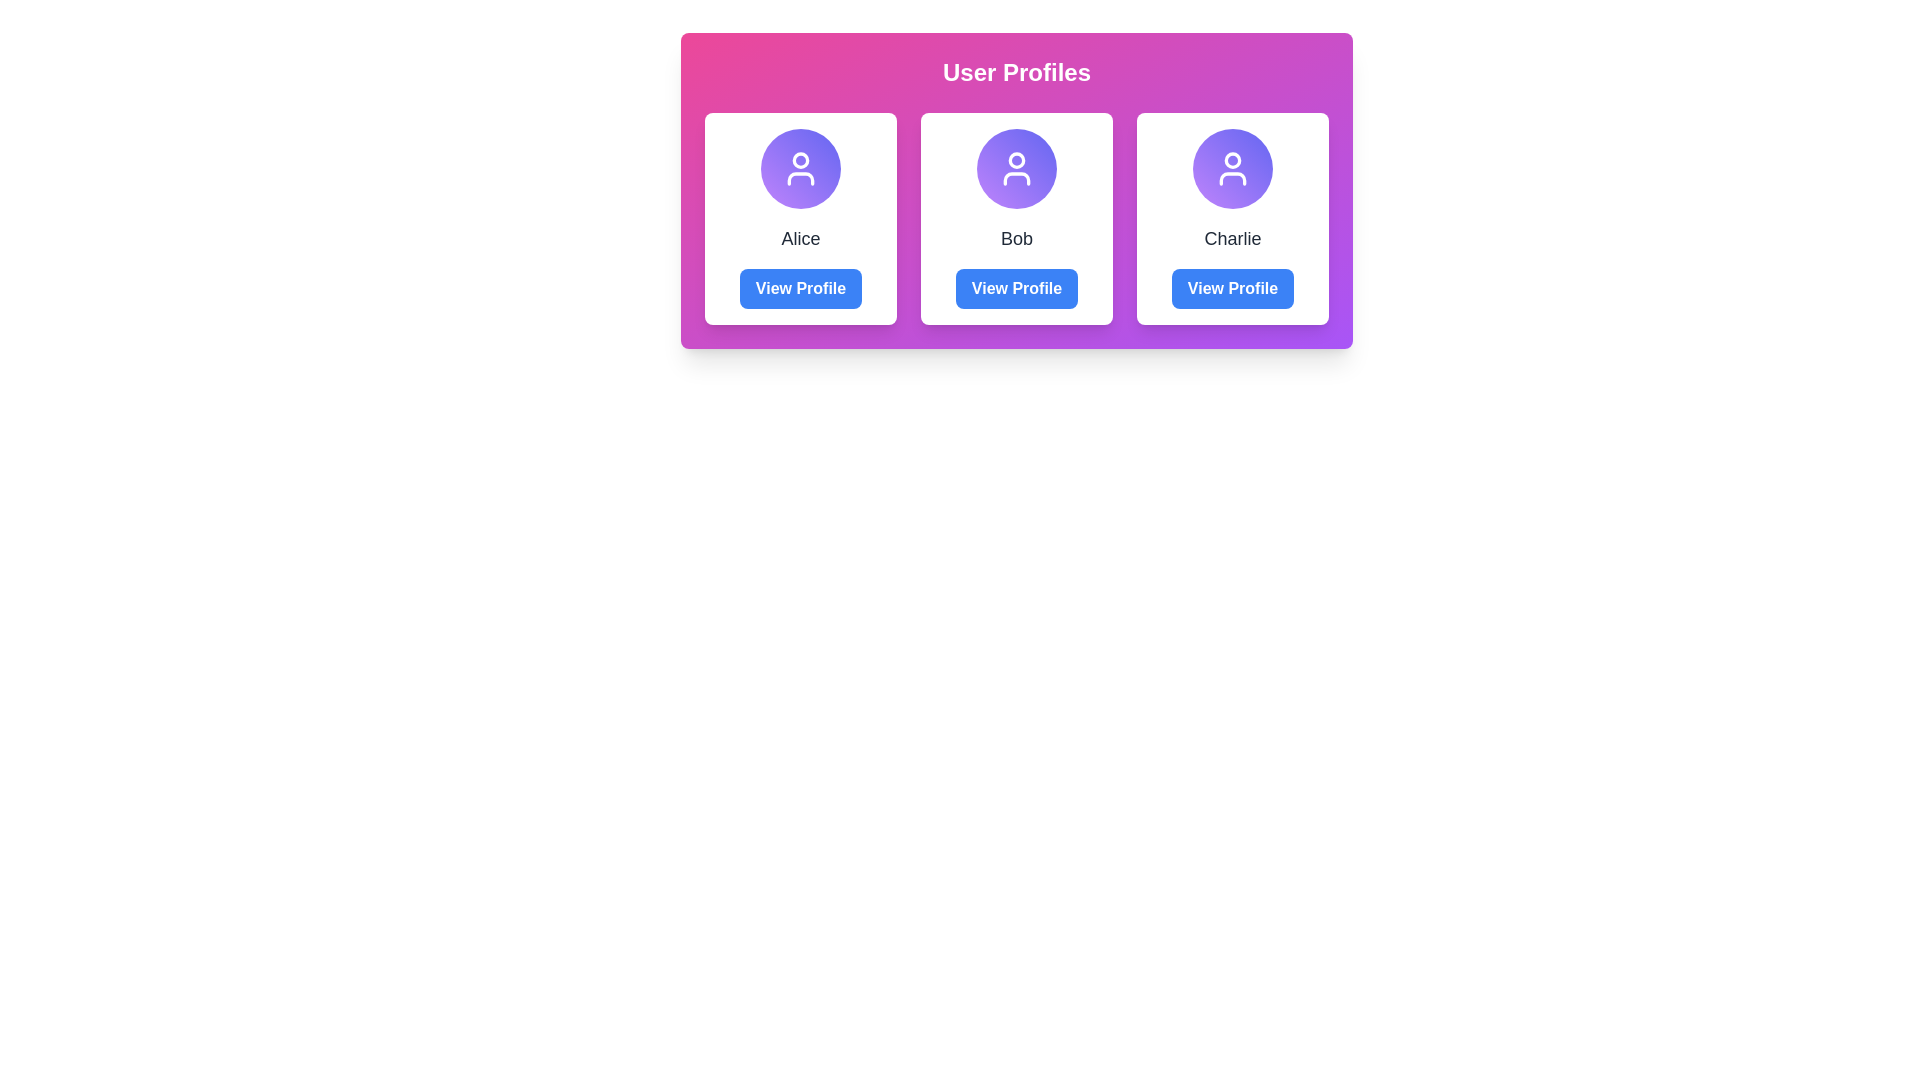 The image size is (1920, 1080). What do you see at coordinates (1017, 168) in the screenshot?
I see `the User Avatar representing 'Bob' in the profile card, which is located at the top of the card layout` at bounding box center [1017, 168].